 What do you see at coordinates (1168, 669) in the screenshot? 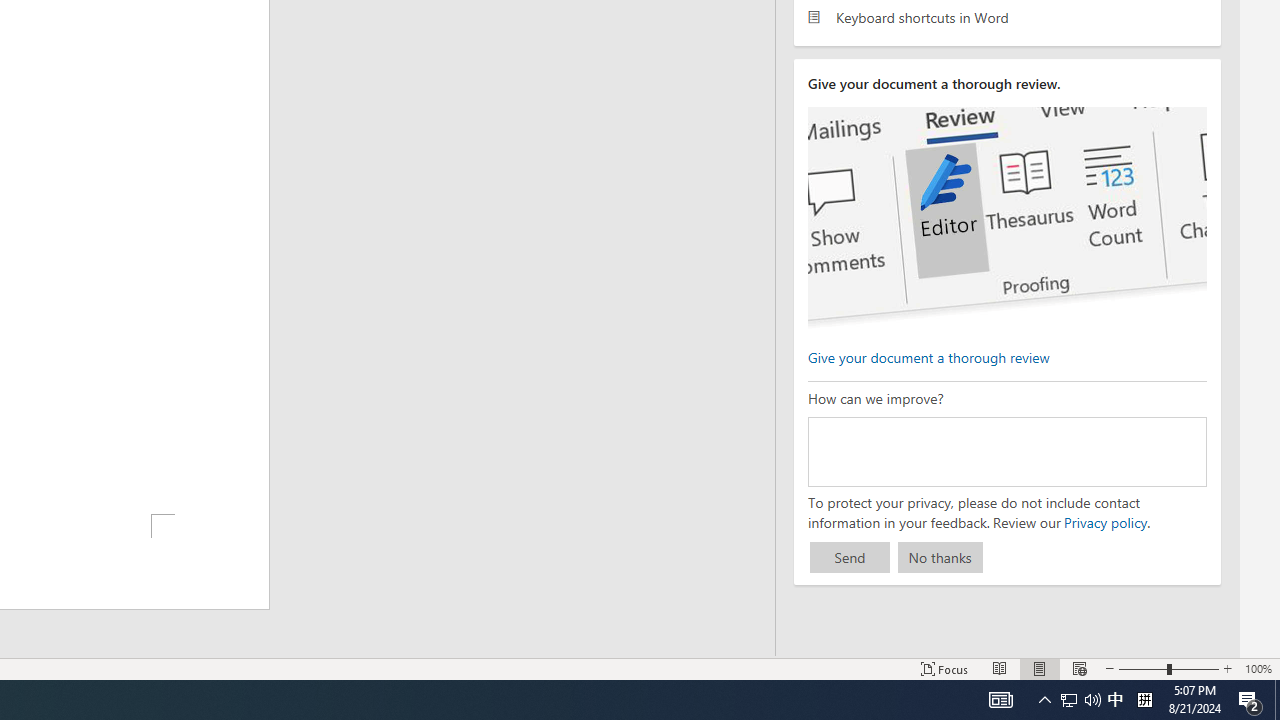
I see `'Zoom'` at bounding box center [1168, 669].